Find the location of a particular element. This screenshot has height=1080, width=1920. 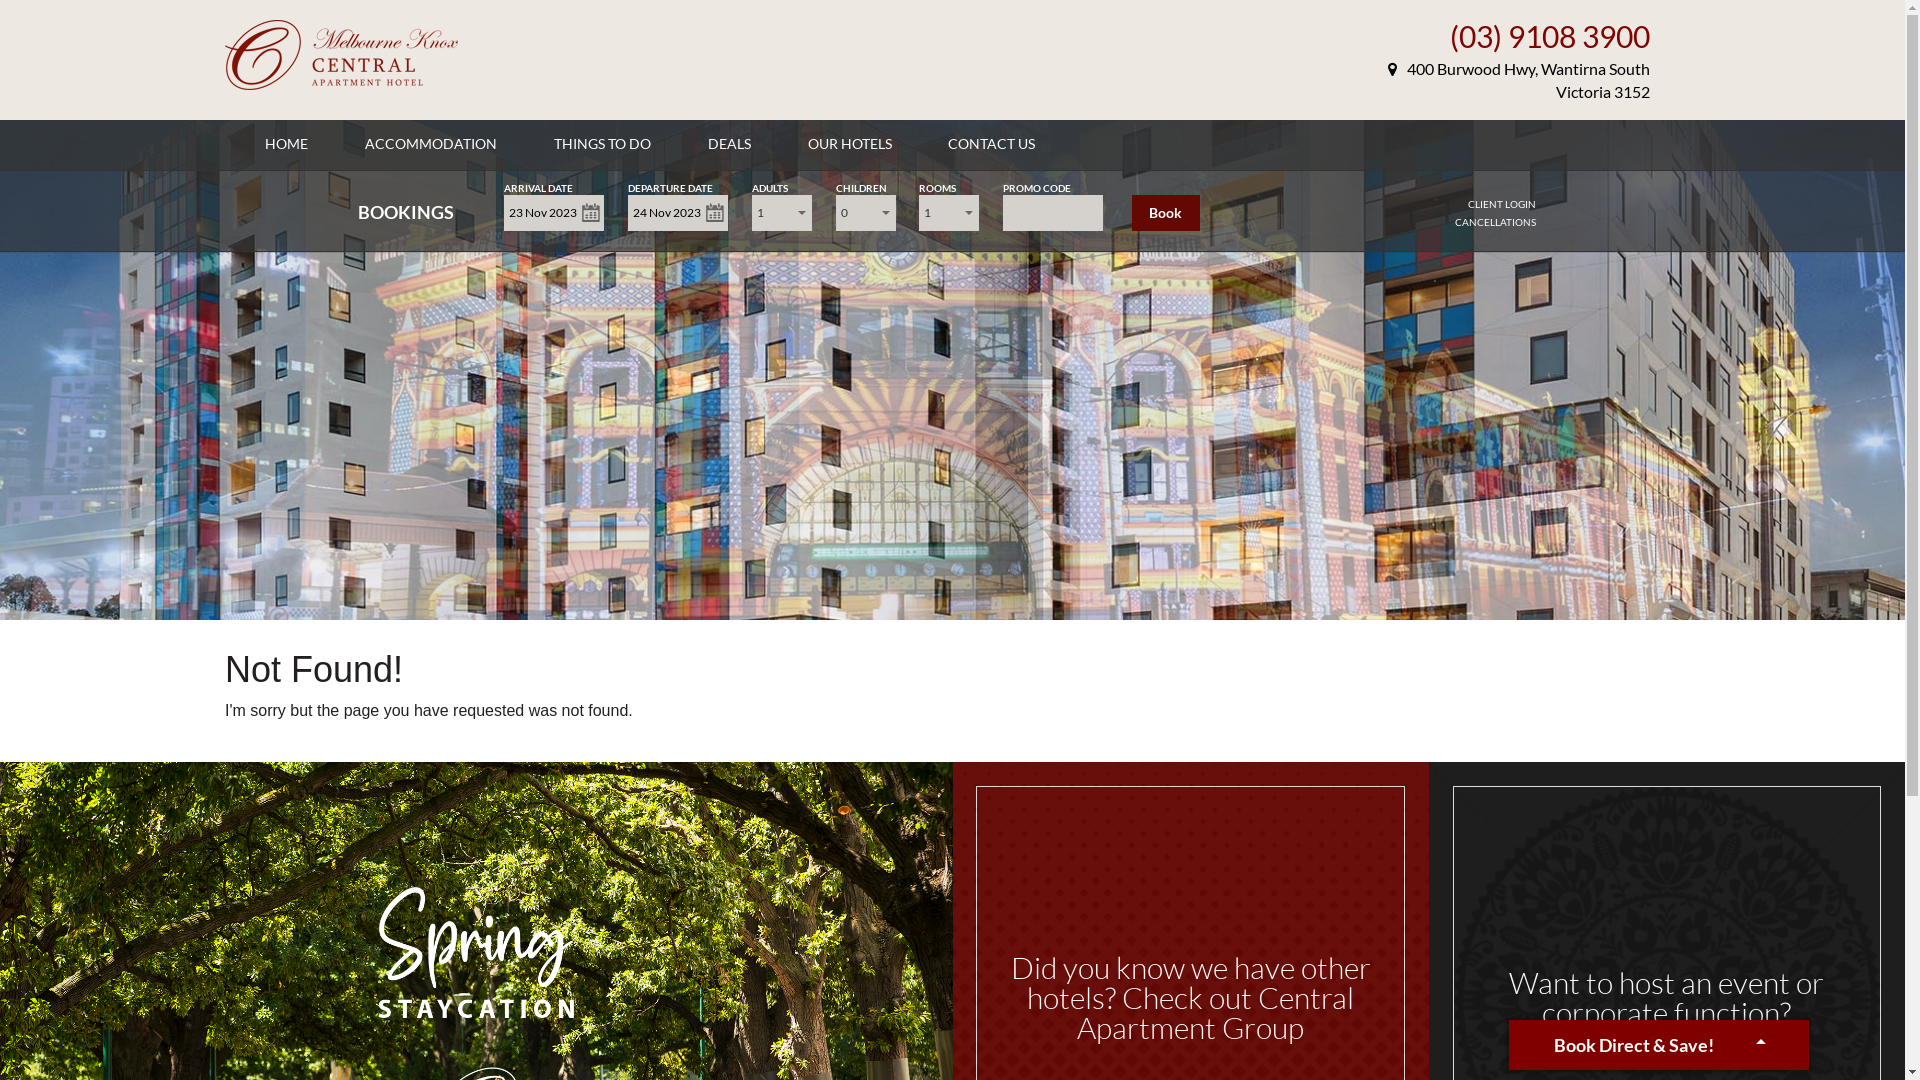

'ACCOMMODATION' is located at coordinates (430, 142).